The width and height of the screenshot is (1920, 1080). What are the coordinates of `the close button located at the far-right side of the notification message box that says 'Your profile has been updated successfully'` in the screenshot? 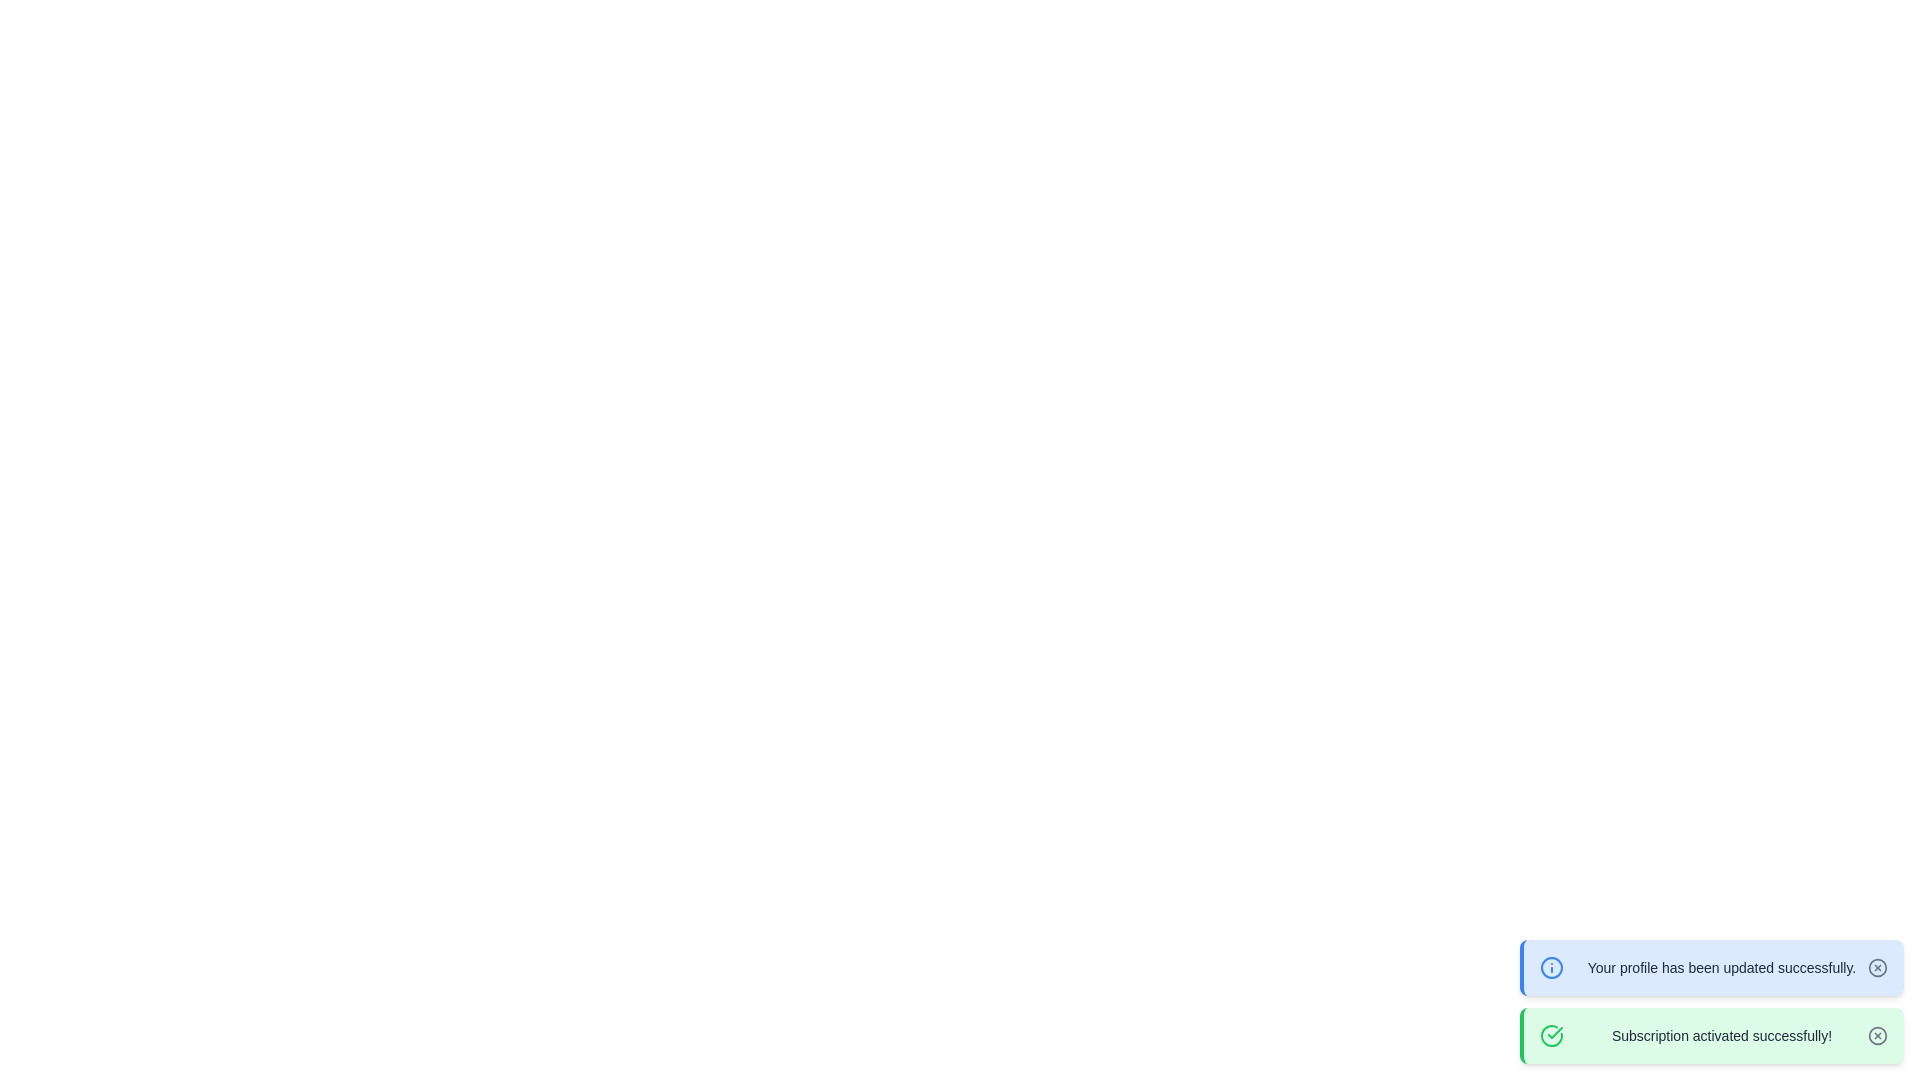 It's located at (1876, 967).